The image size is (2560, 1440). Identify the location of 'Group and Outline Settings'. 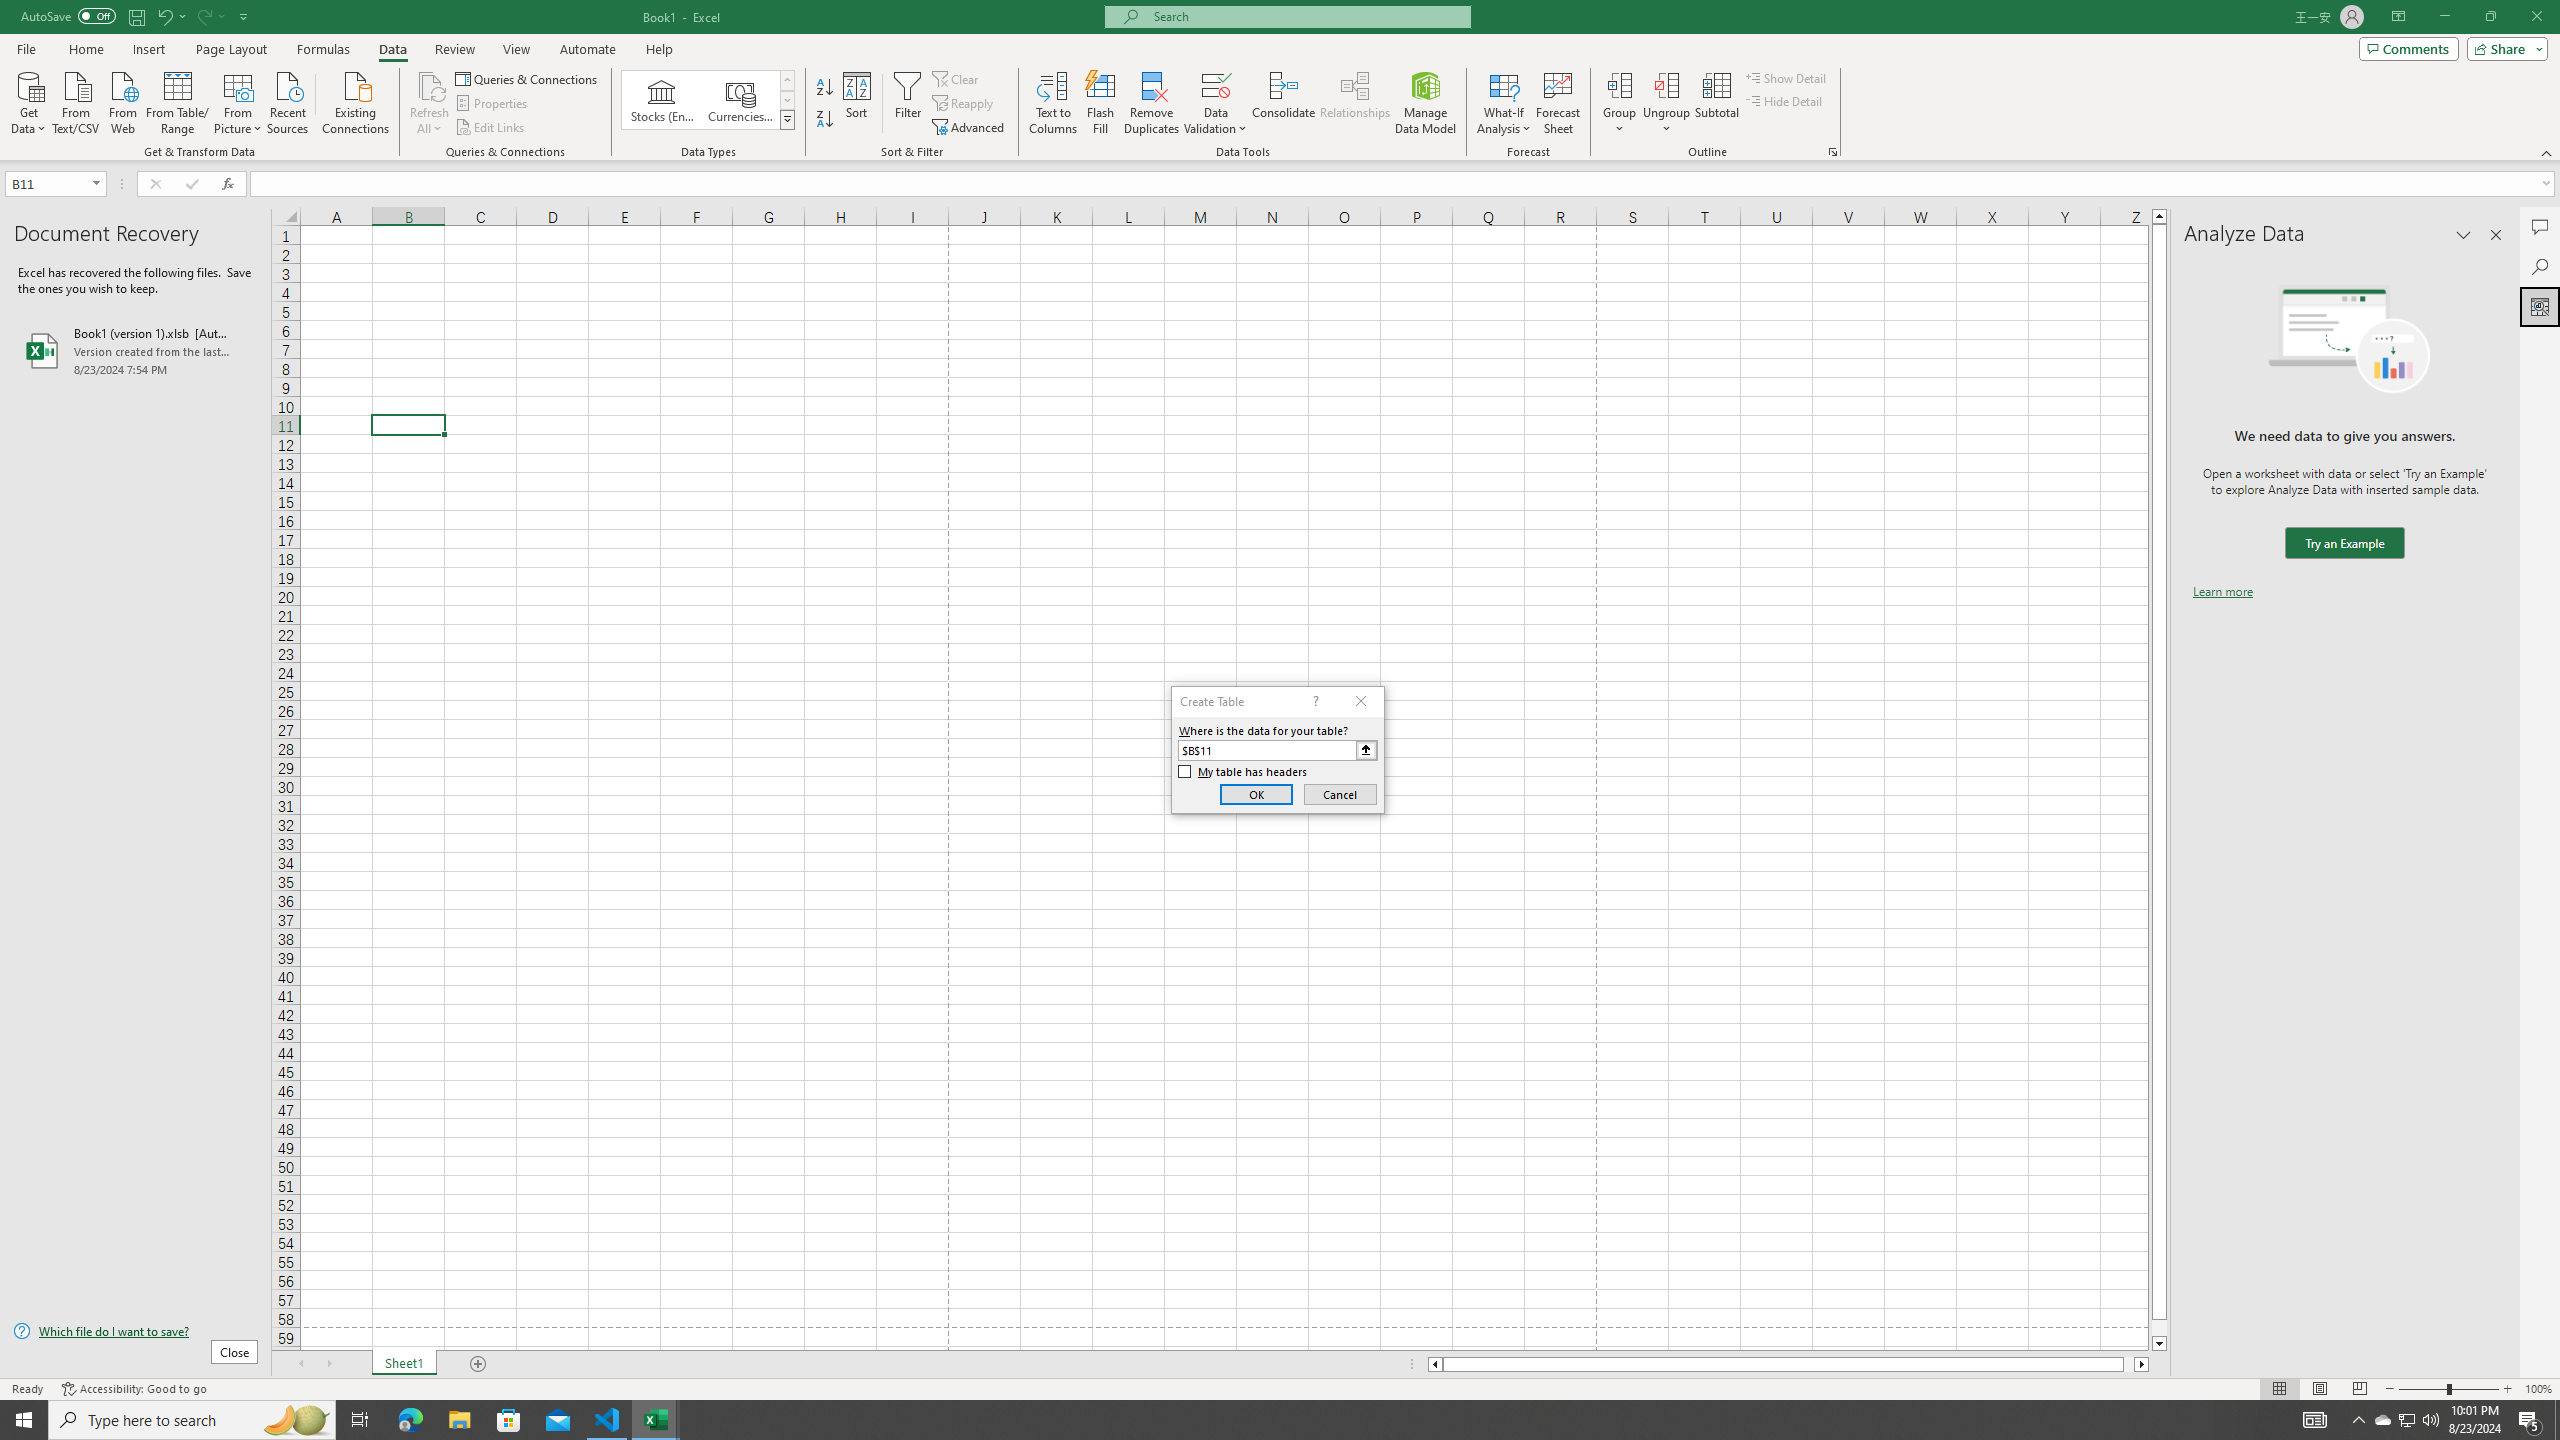
(1831, 150).